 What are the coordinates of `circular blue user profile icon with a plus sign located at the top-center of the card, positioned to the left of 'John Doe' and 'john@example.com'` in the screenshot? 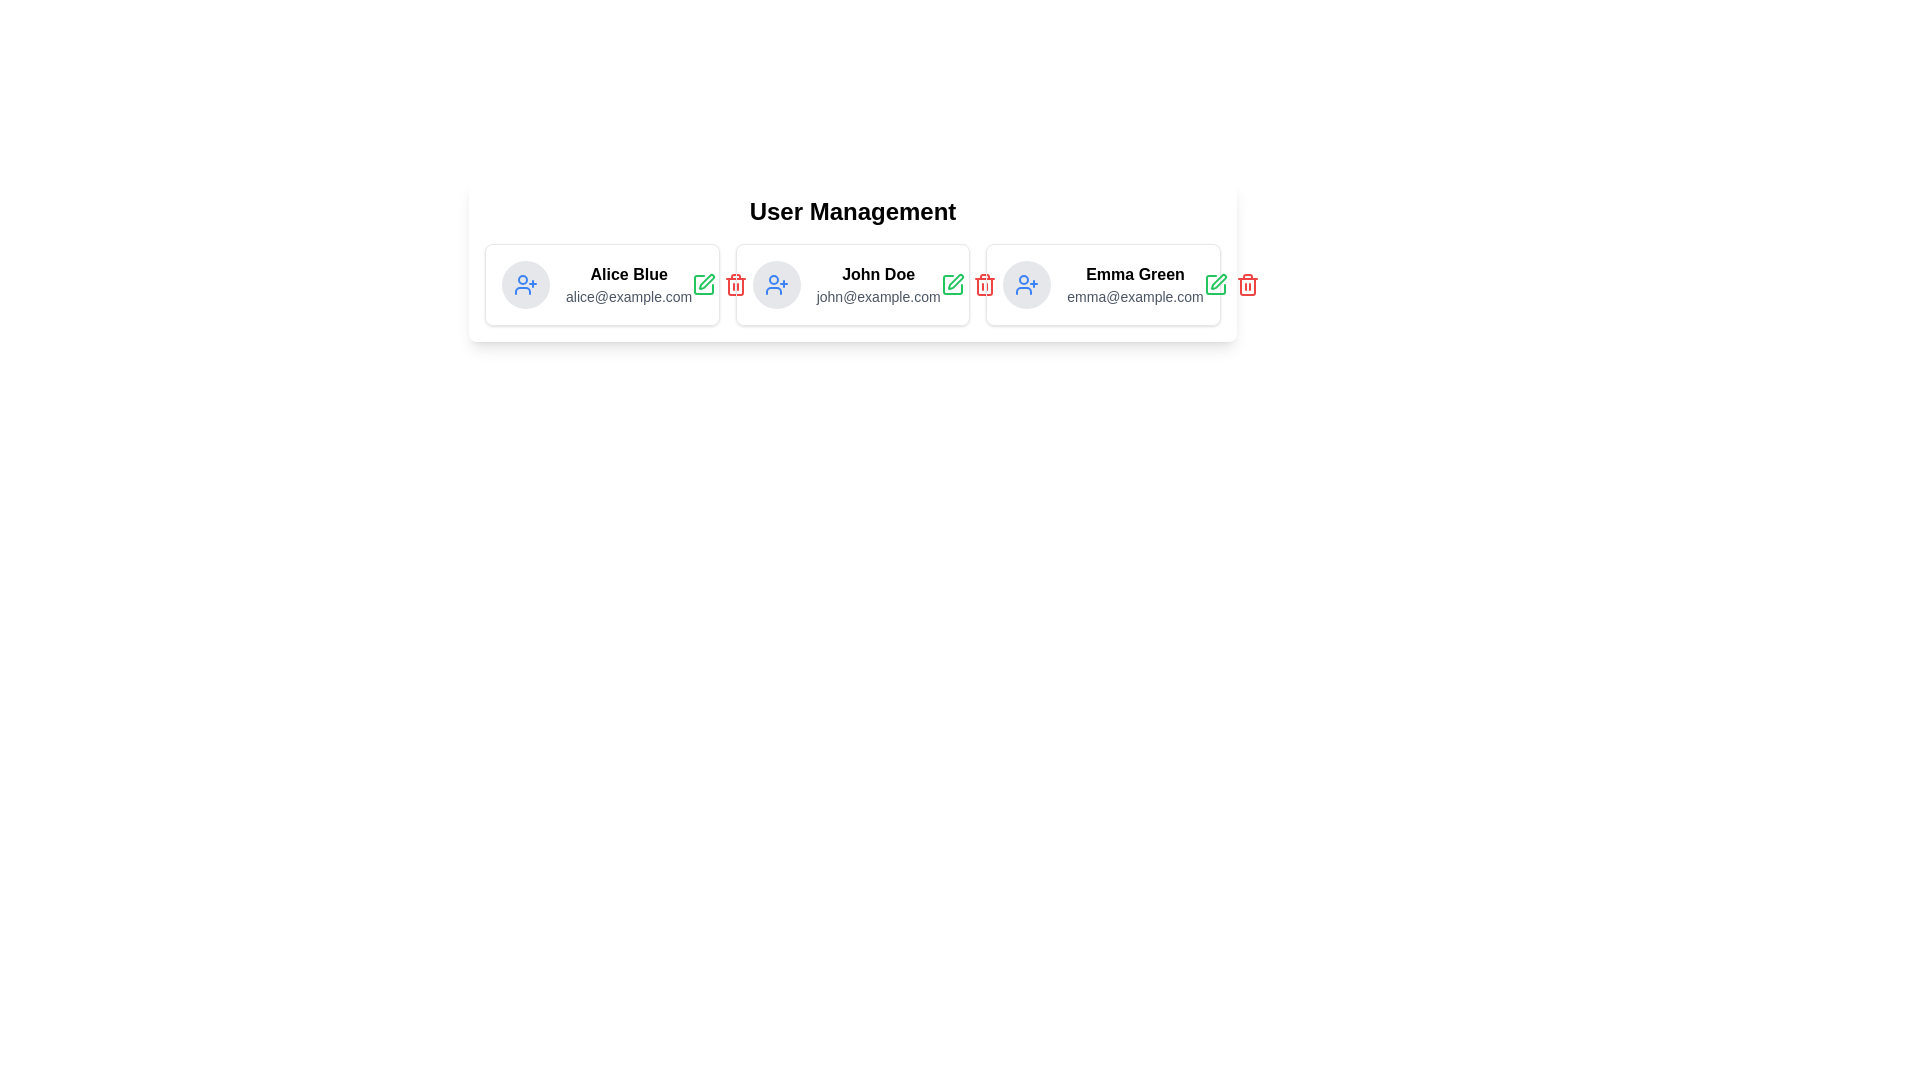 It's located at (775, 285).